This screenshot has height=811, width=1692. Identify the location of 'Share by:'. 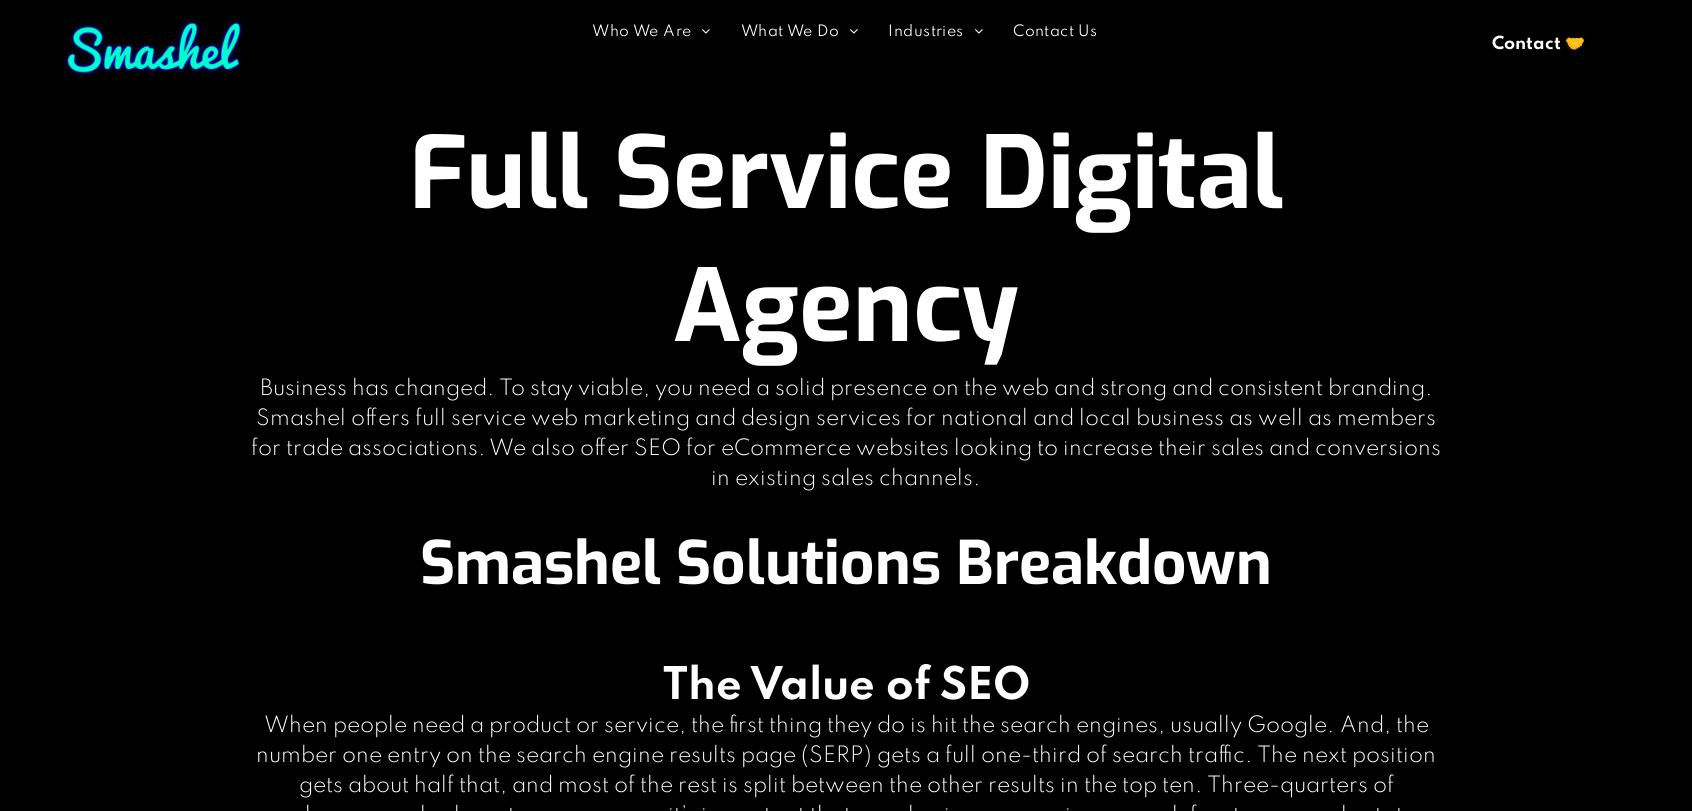
(38, 50).